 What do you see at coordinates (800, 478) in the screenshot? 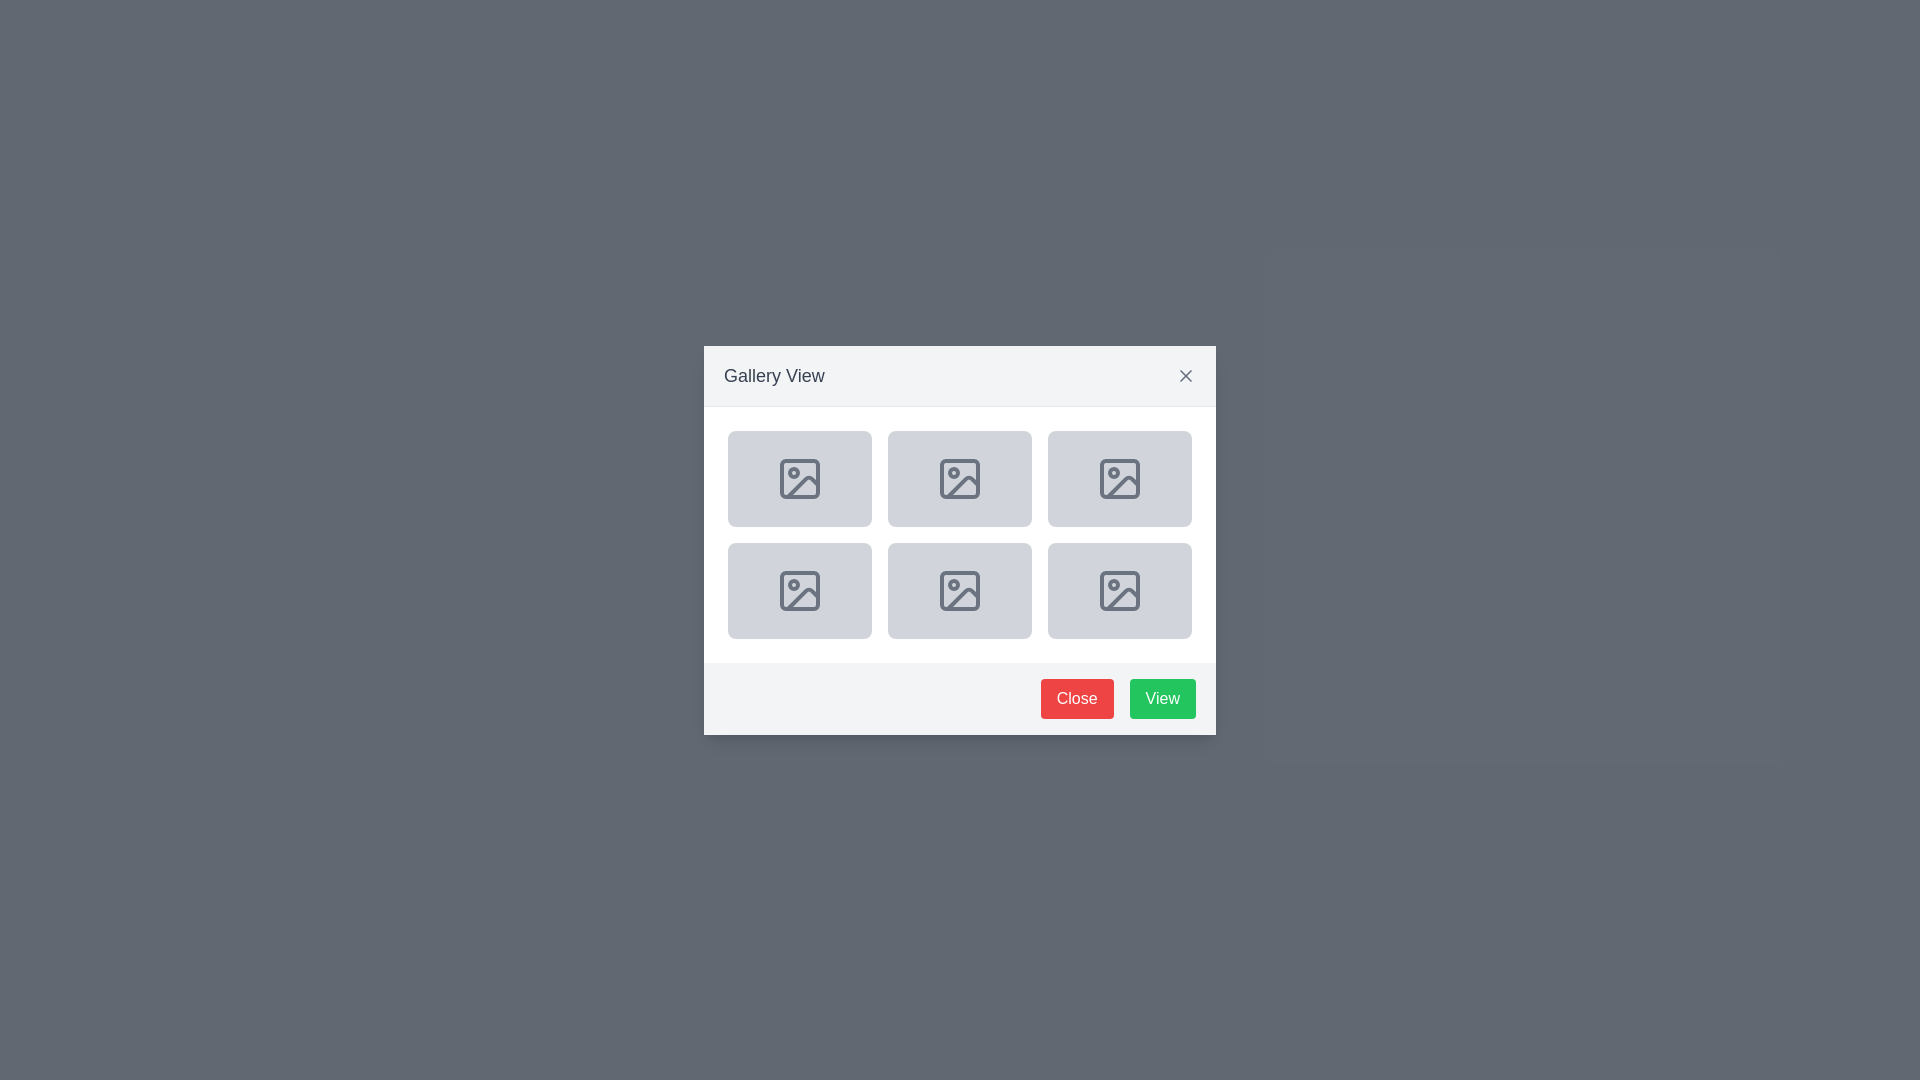
I see `the light gray rectangular icon frame with rounded corners located in the top-left image icon of the modal popup` at bounding box center [800, 478].